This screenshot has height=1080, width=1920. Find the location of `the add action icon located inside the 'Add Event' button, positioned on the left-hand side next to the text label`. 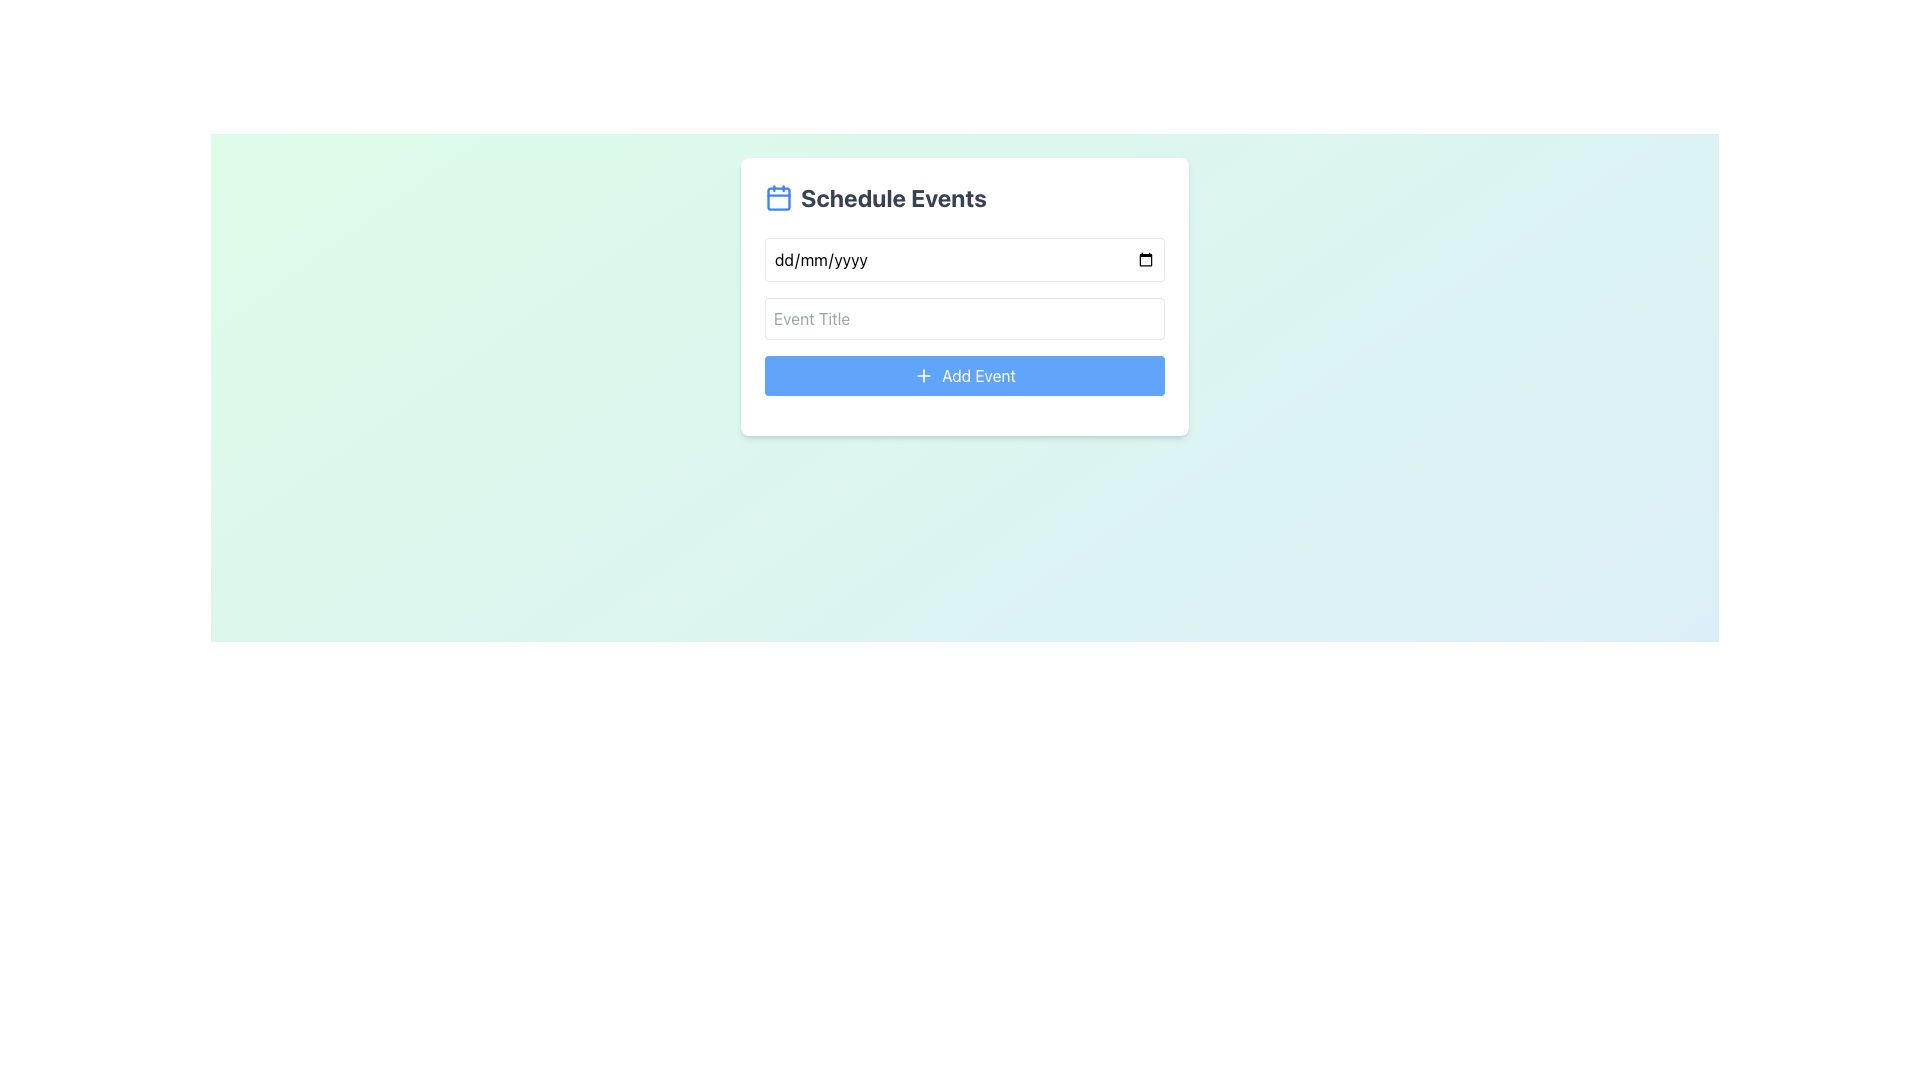

the add action icon located inside the 'Add Event' button, positioned on the left-hand side next to the text label is located at coordinates (923, 375).